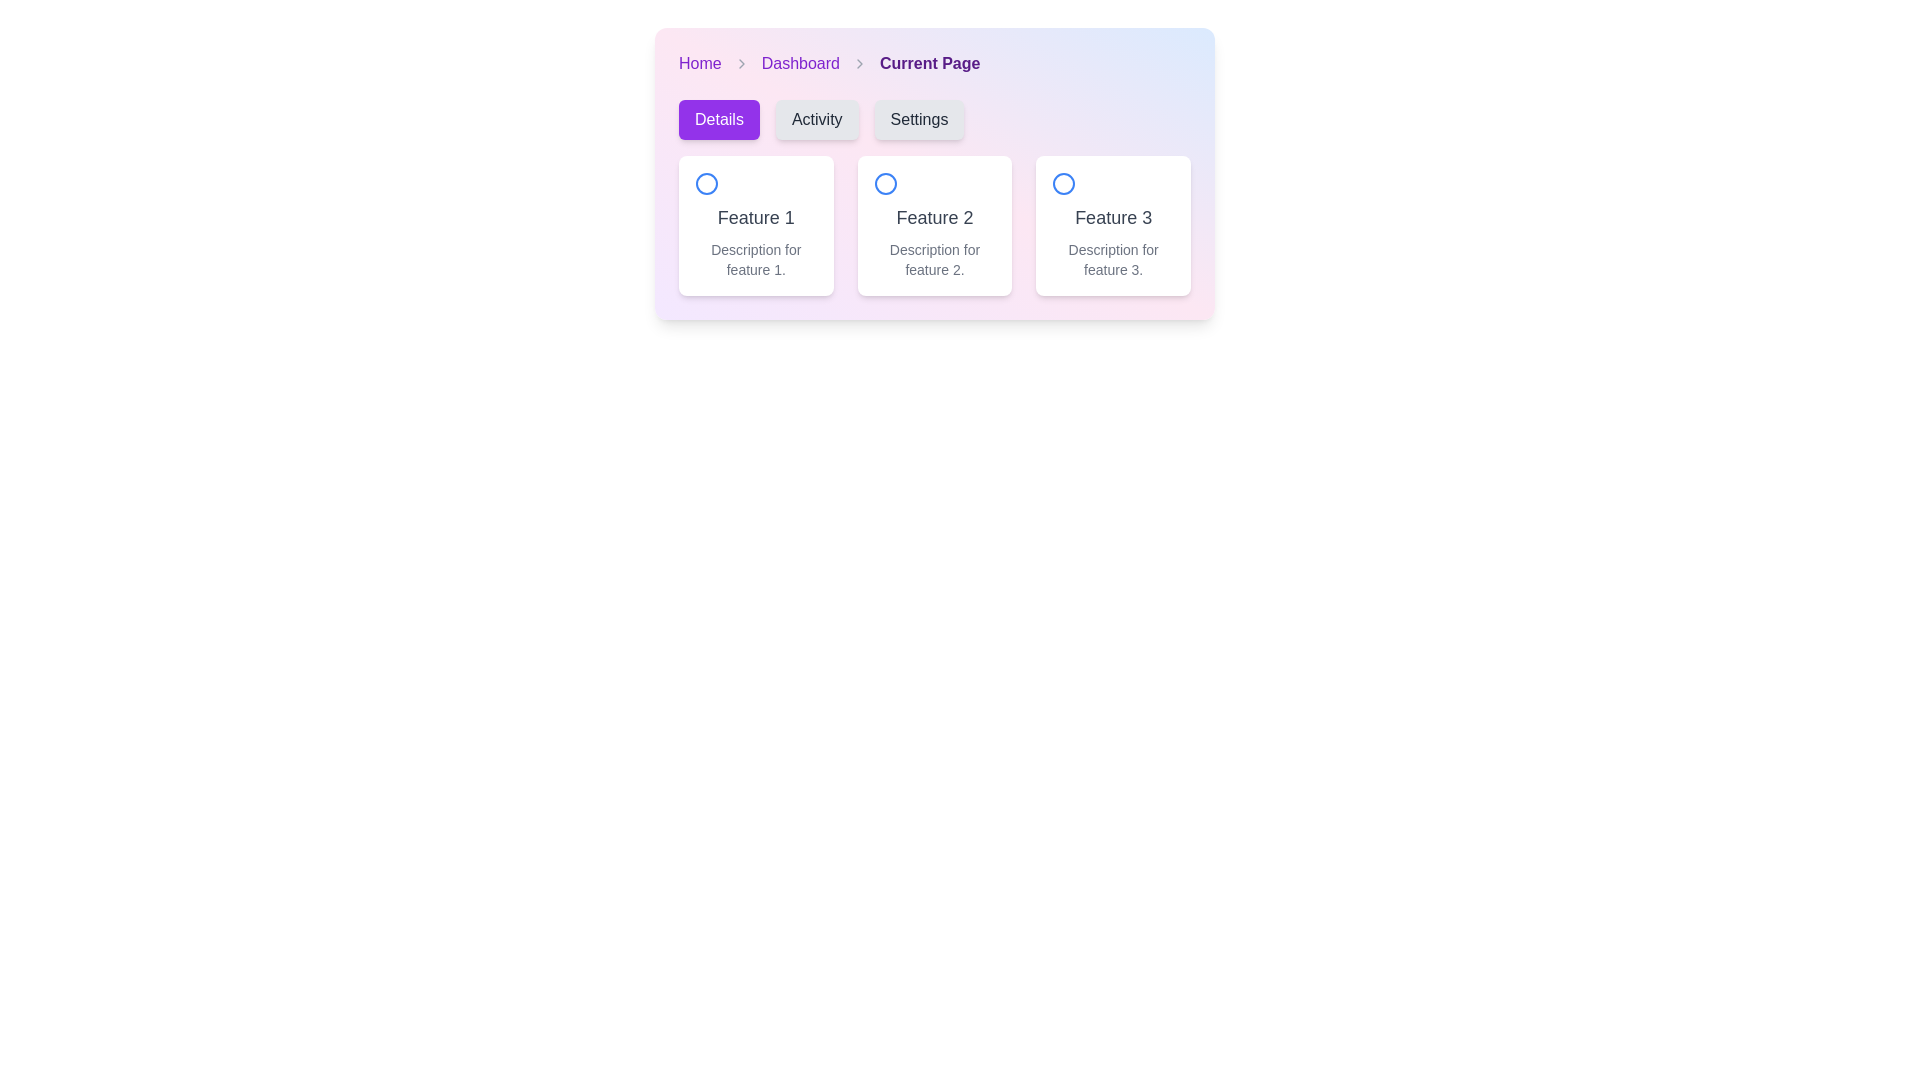 This screenshot has height=1080, width=1920. Describe the element at coordinates (934, 119) in the screenshot. I see `the button group located beneath the breadcrumb navigation 'Home > Dashboard > Current Page', which provides navigation or filtering options` at that location.